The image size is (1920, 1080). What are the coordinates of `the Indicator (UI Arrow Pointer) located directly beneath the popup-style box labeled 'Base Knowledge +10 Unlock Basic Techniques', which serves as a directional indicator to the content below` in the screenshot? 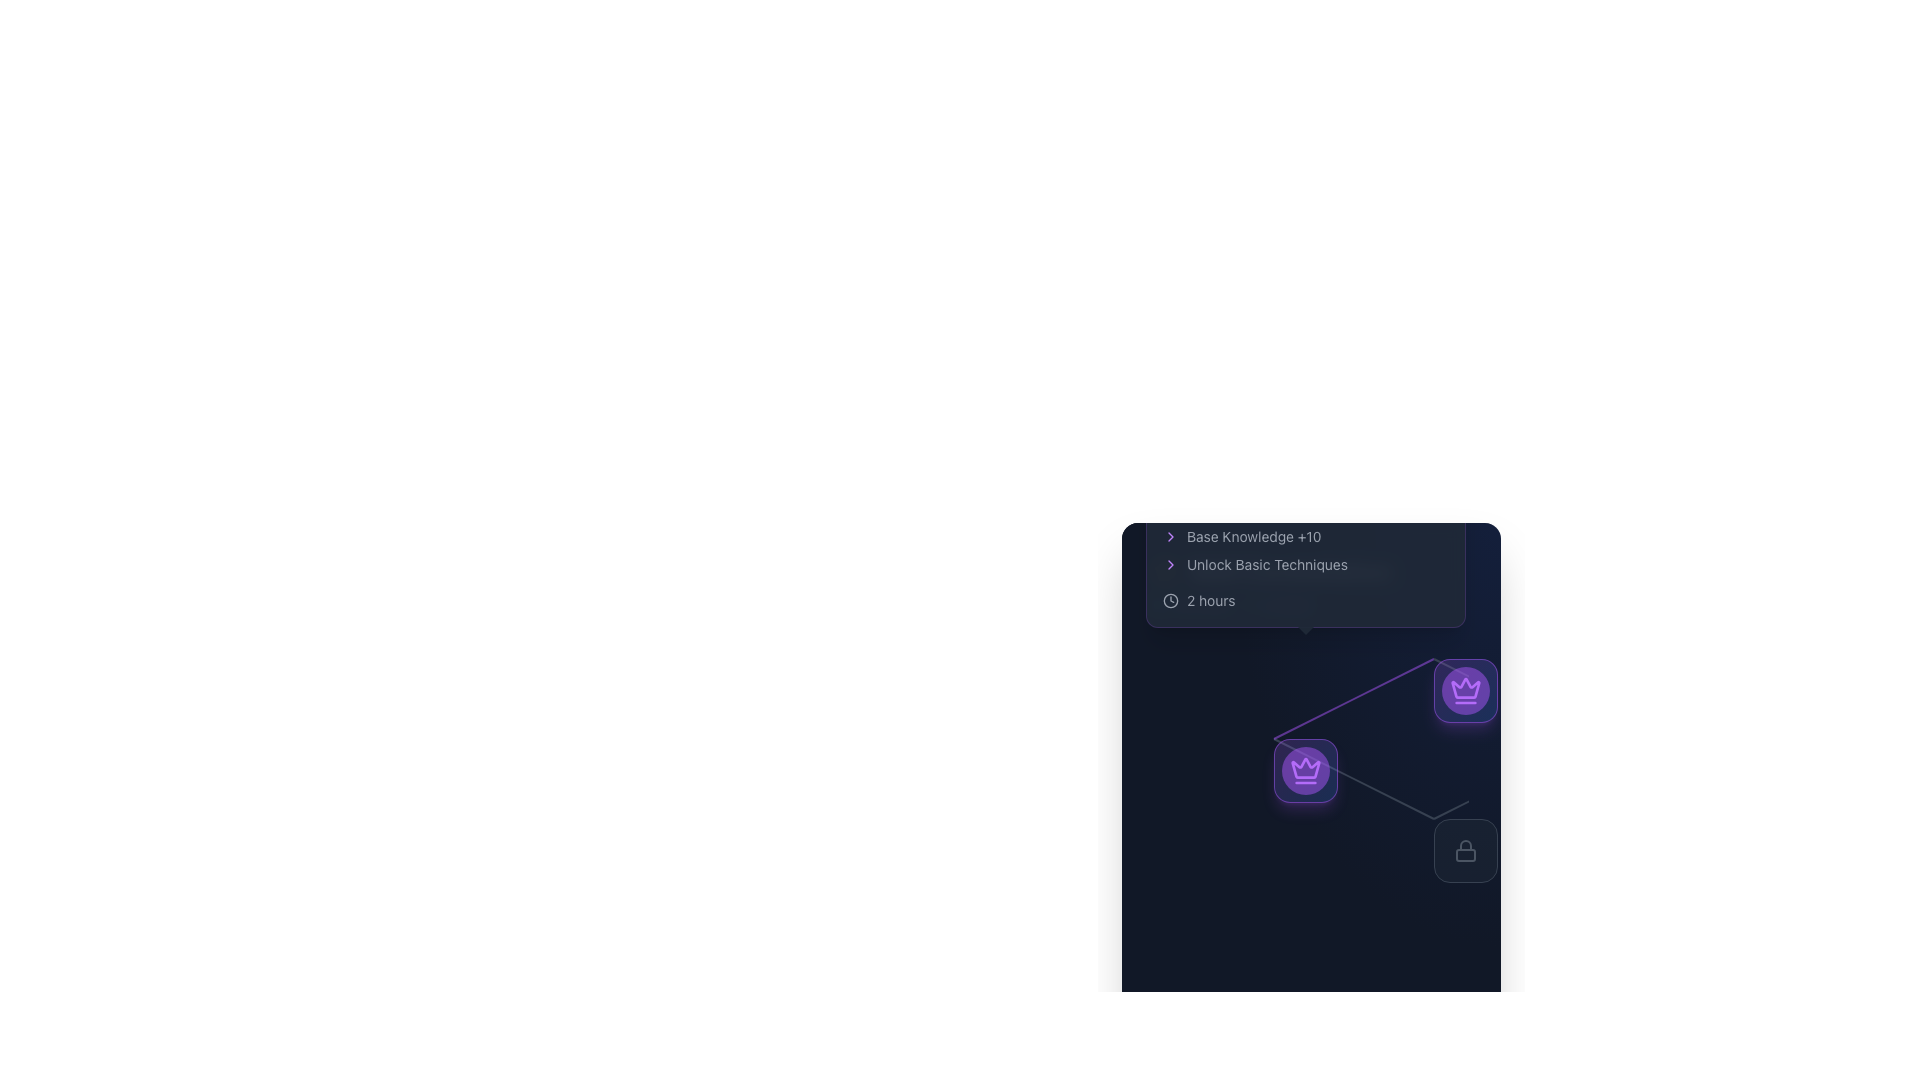 It's located at (1305, 635).